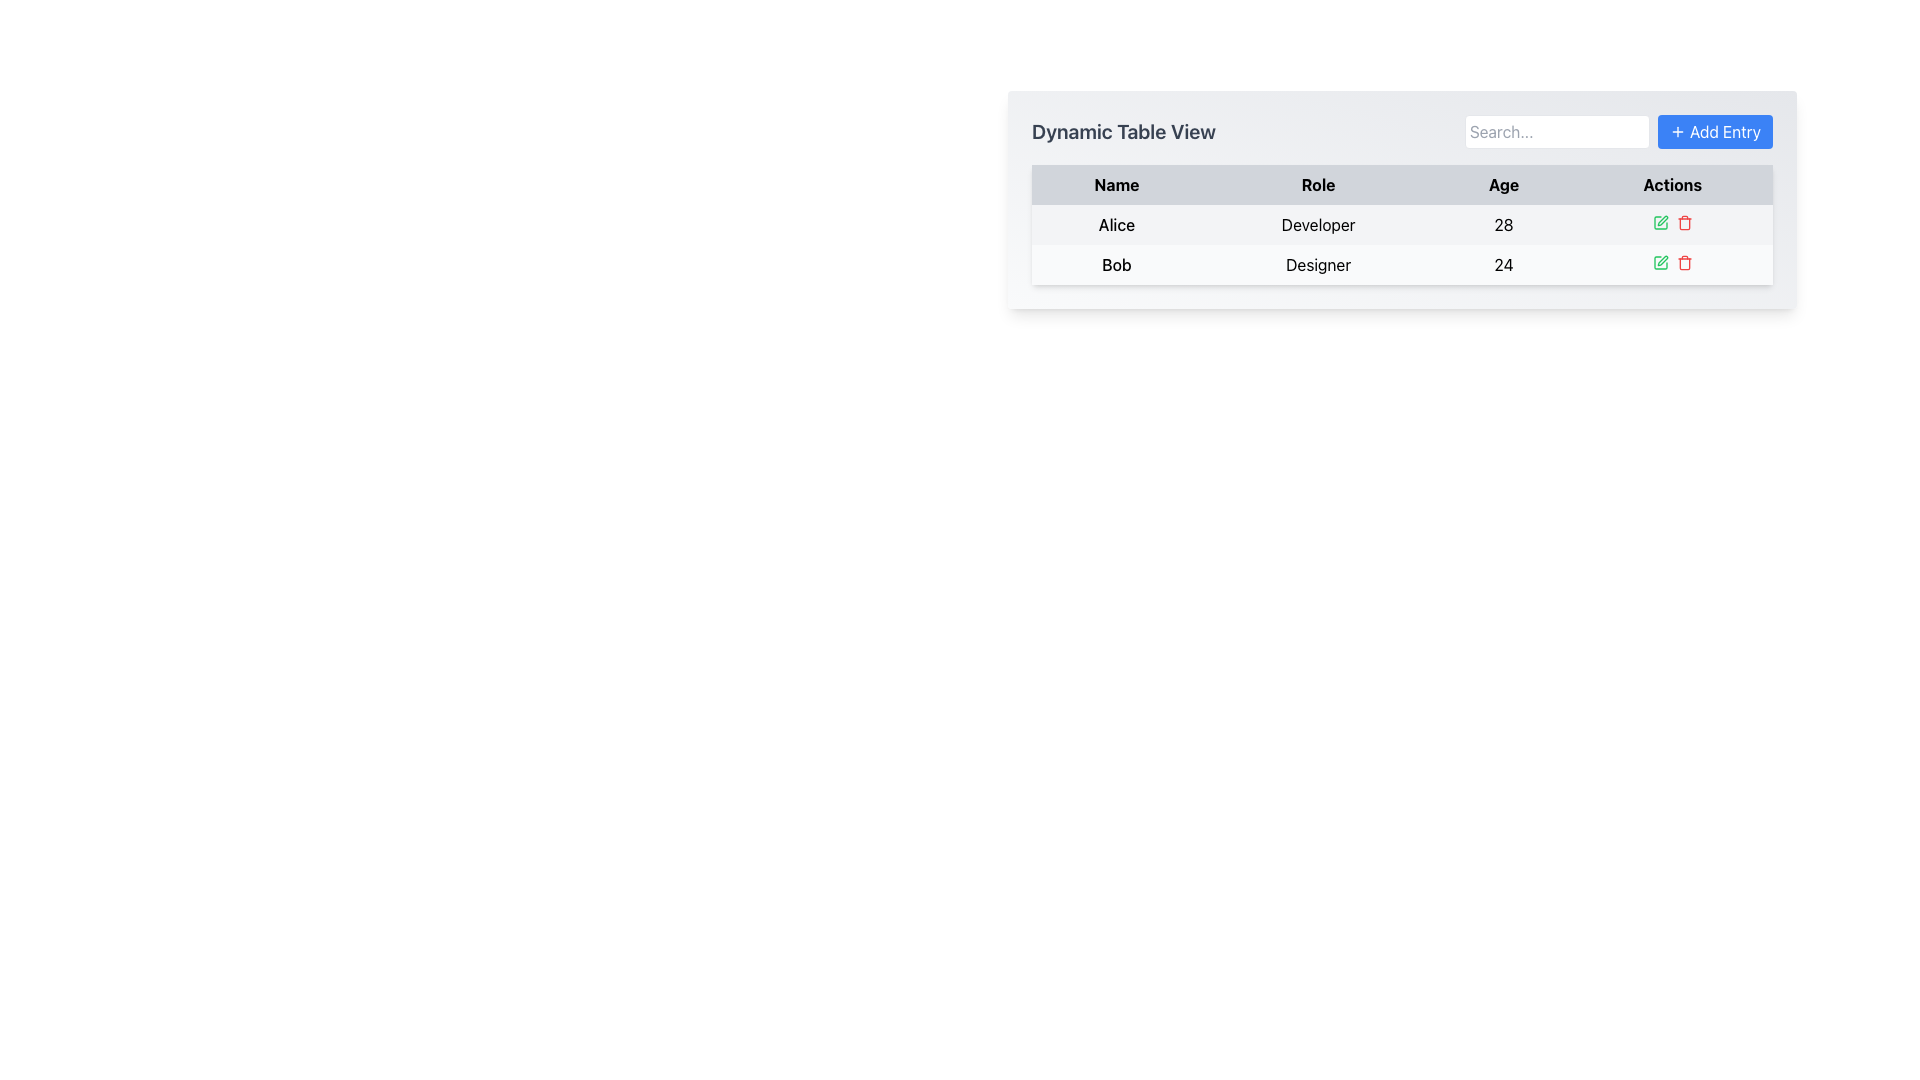 The height and width of the screenshot is (1080, 1920). What do you see at coordinates (1115, 185) in the screenshot?
I see `the 'Name' column header text label, which is the first element in the header row of the table` at bounding box center [1115, 185].